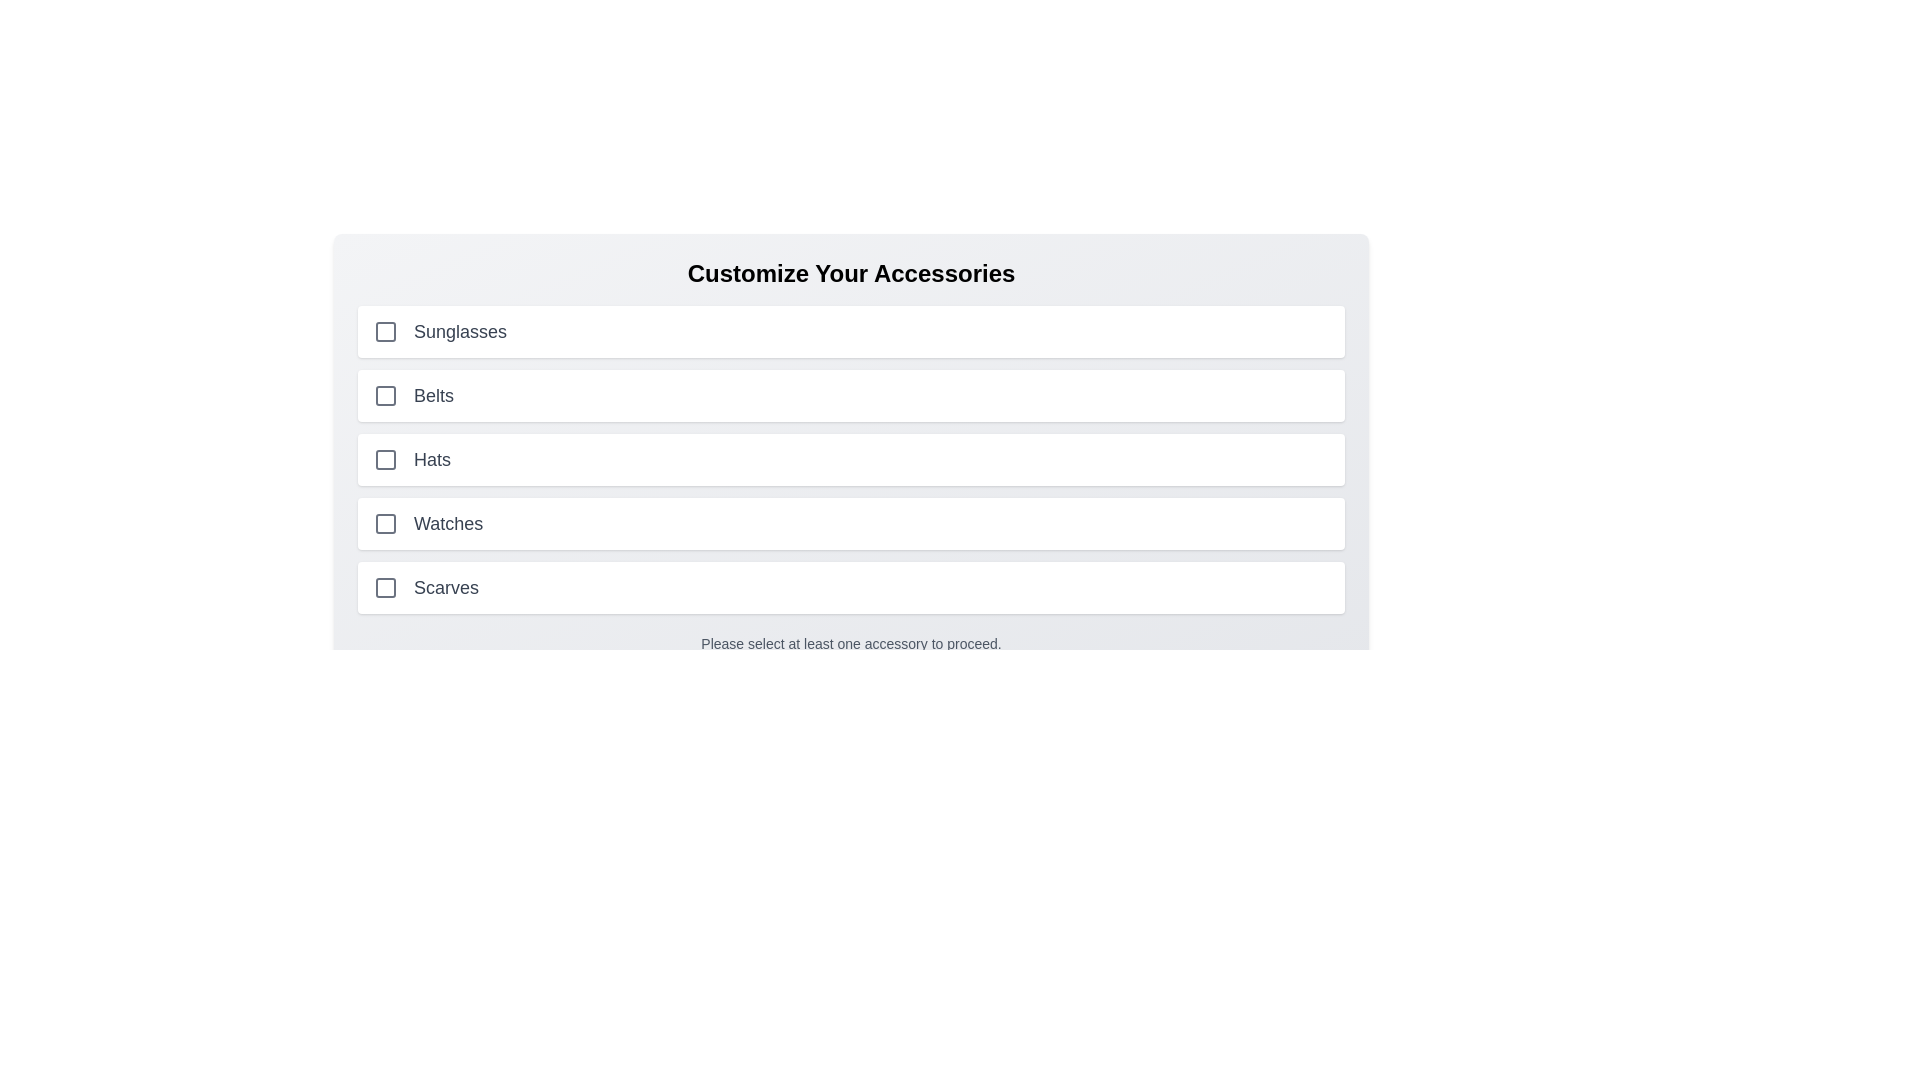  I want to click on the checkbox in the 'Watches' row, so click(385, 523).